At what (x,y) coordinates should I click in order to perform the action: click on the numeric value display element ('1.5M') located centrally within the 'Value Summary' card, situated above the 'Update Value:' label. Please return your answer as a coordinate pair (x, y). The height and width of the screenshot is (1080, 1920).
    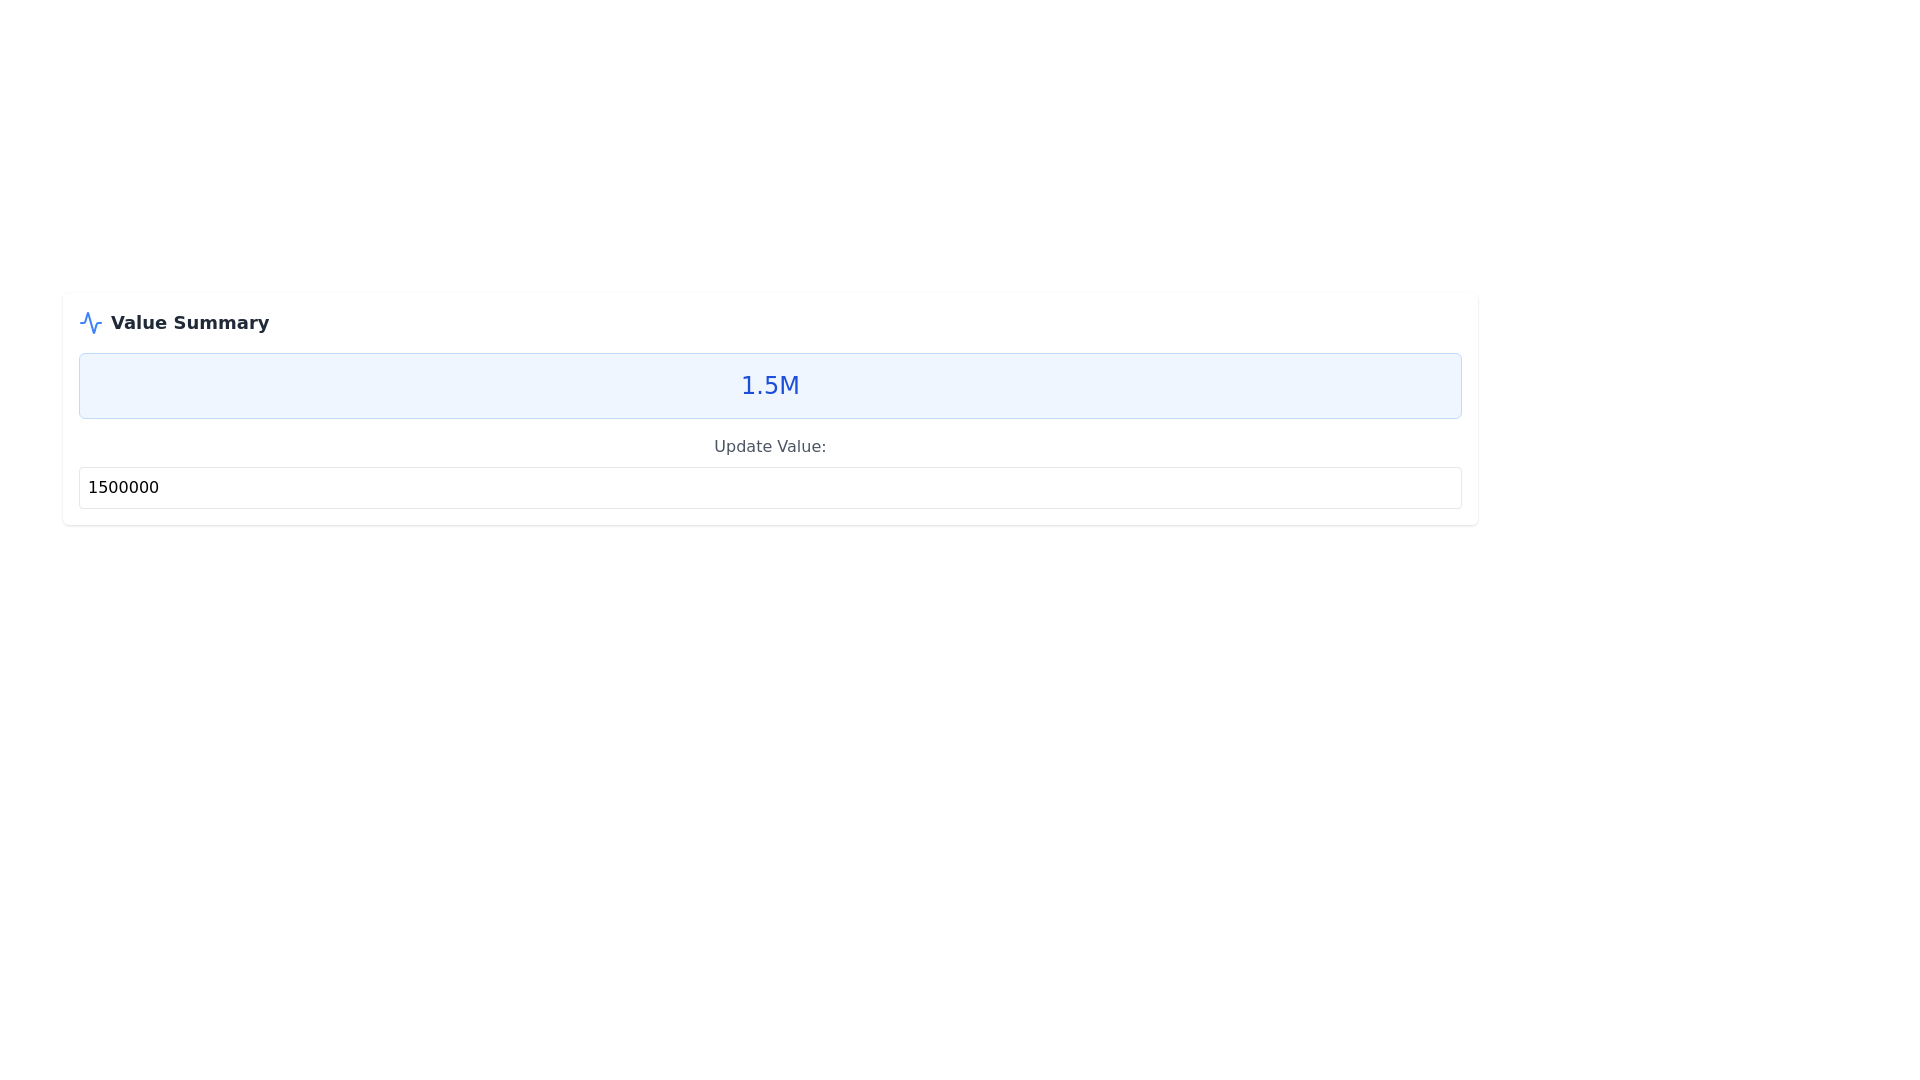
    Looking at the image, I should click on (769, 385).